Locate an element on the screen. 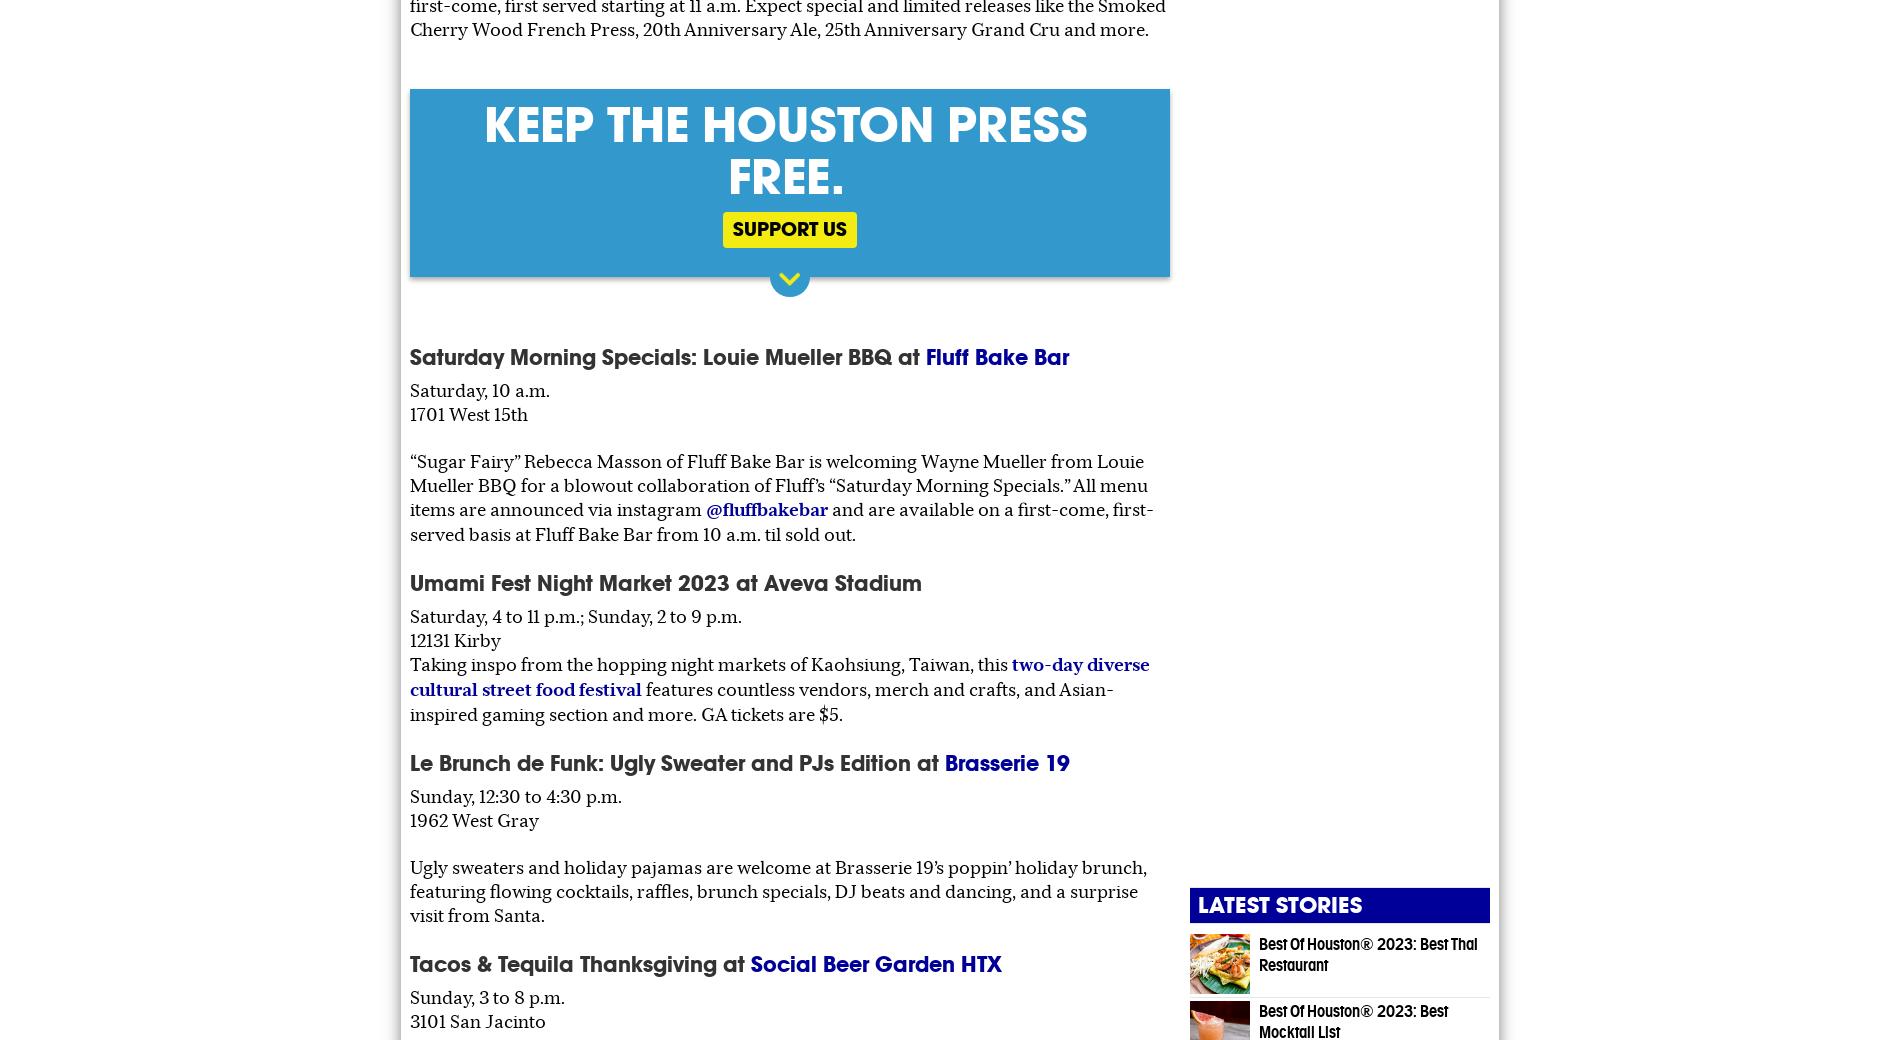  'Social Beer Garden HTX' is located at coordinates (750, 963).